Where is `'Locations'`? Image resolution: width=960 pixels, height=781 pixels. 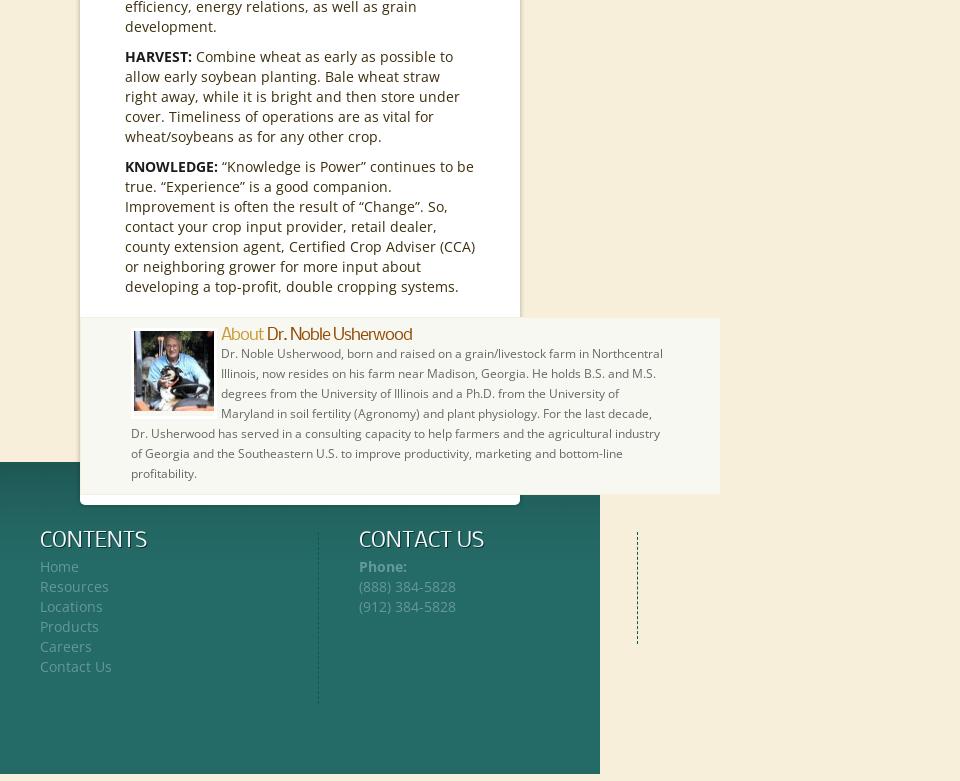 'Locations' is located at coordinates (71, 606).